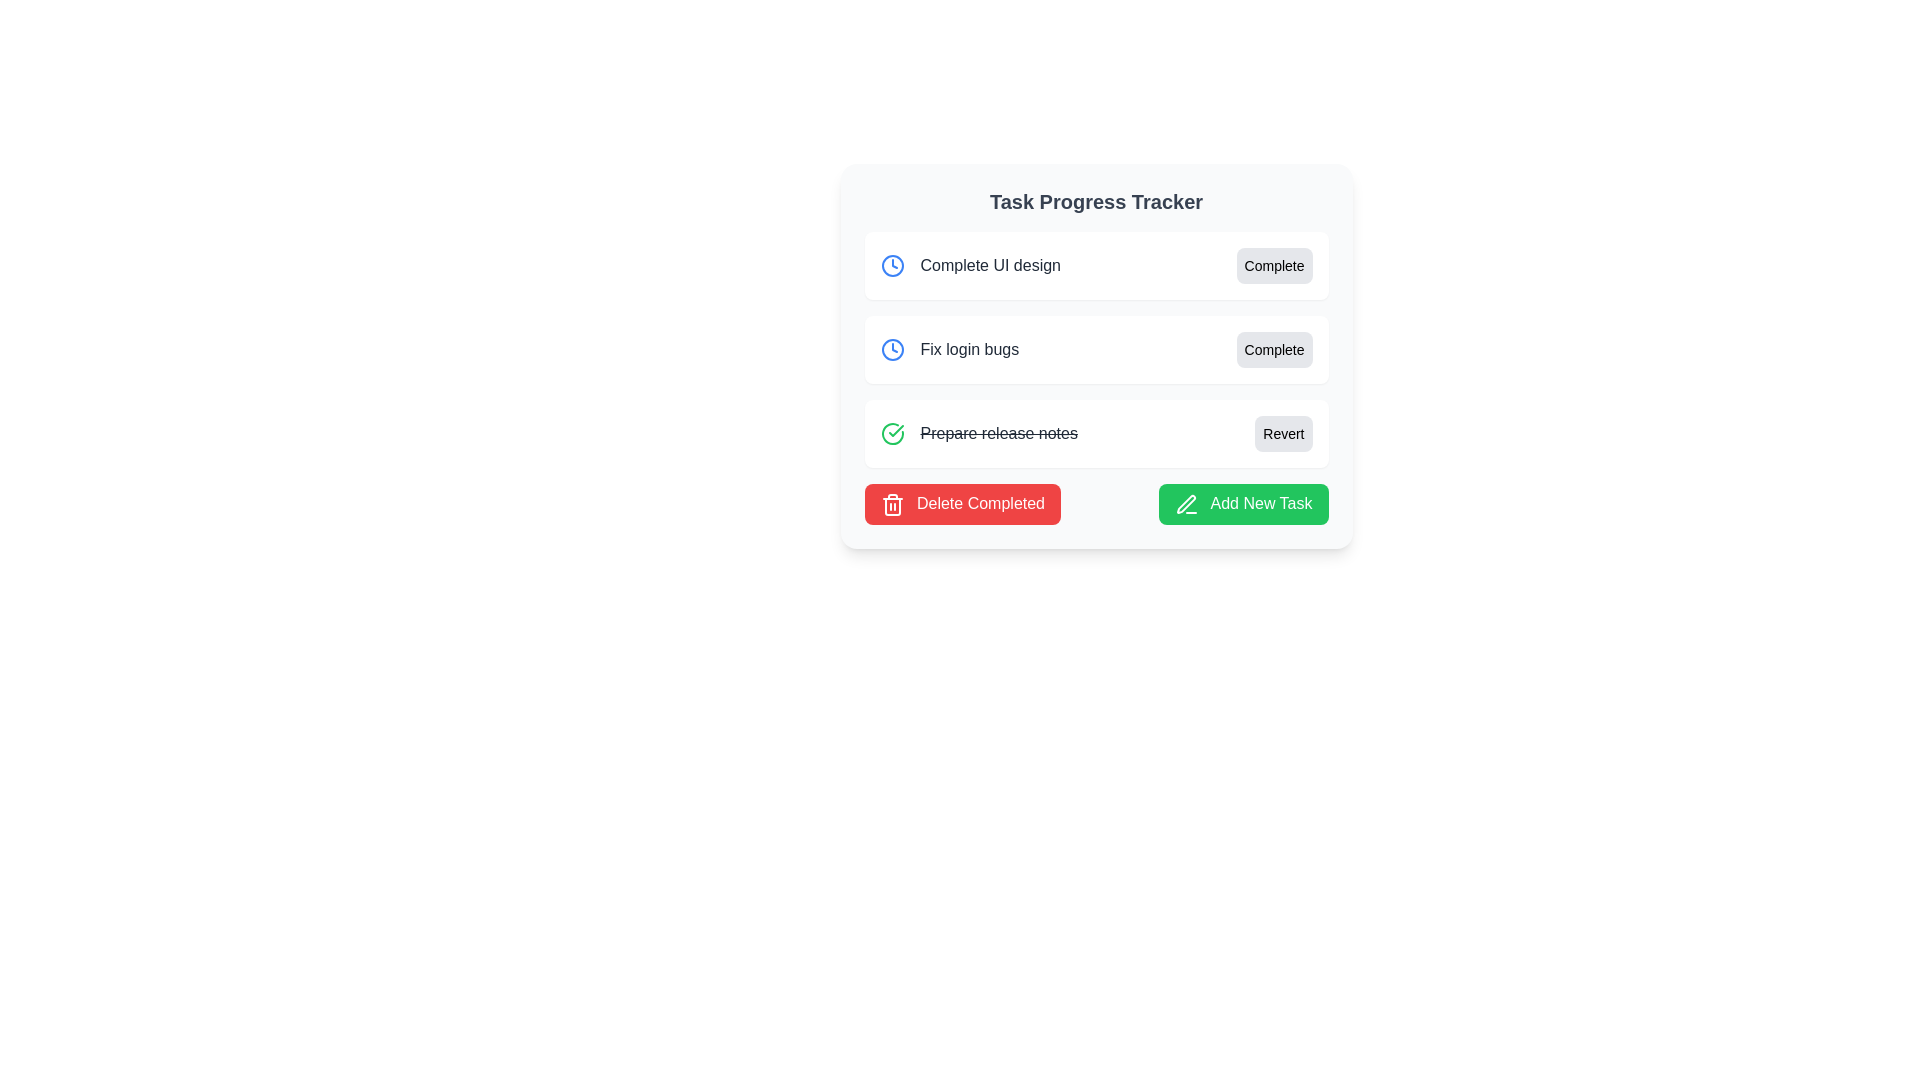 This screenshot has height=1080, width=1920. Describe the element at coordinates (948, 349) in the screenshot. I see `the text label displaying 'Fix login bugs', which is the second task in the 'Task Progress Tracker' card, positioned between 'Complete UI design' and 'Prepare release notes'` at that location.